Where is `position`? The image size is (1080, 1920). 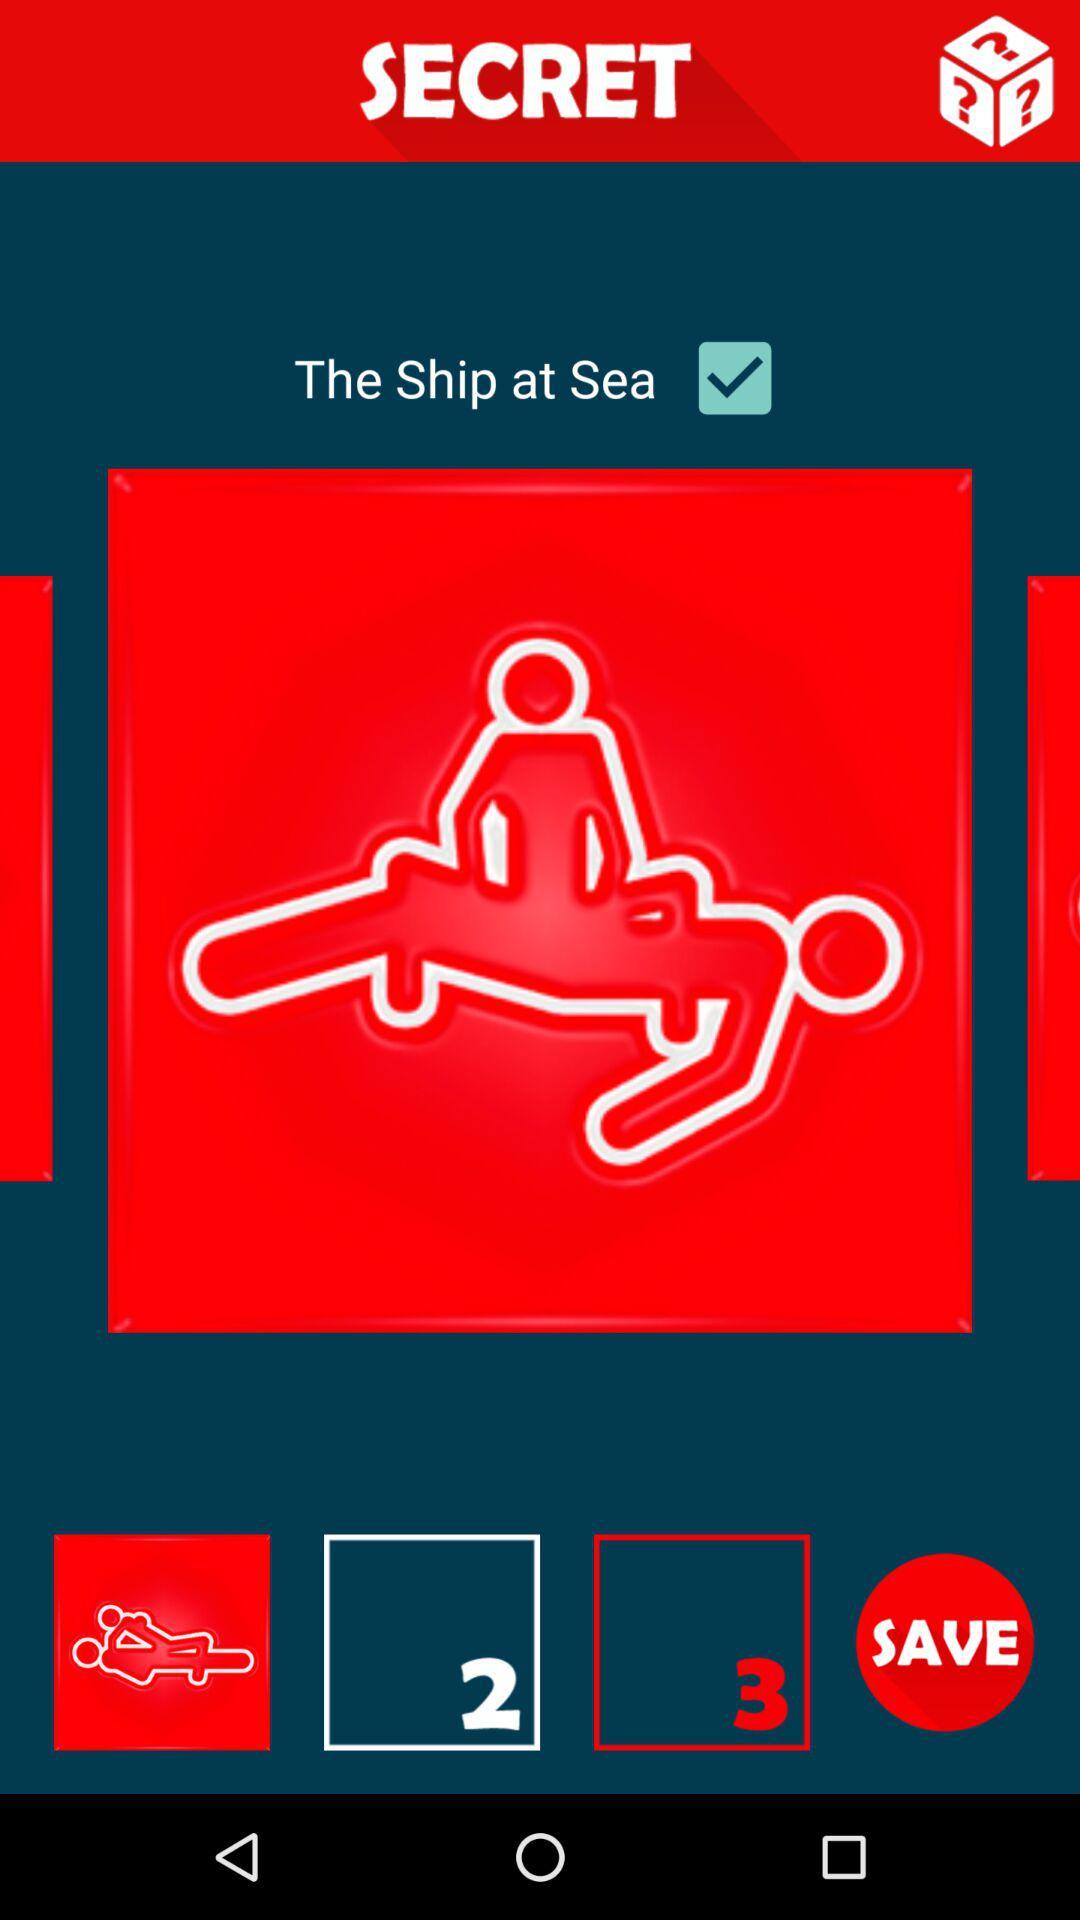
position is located at coordinates (945, 1642).